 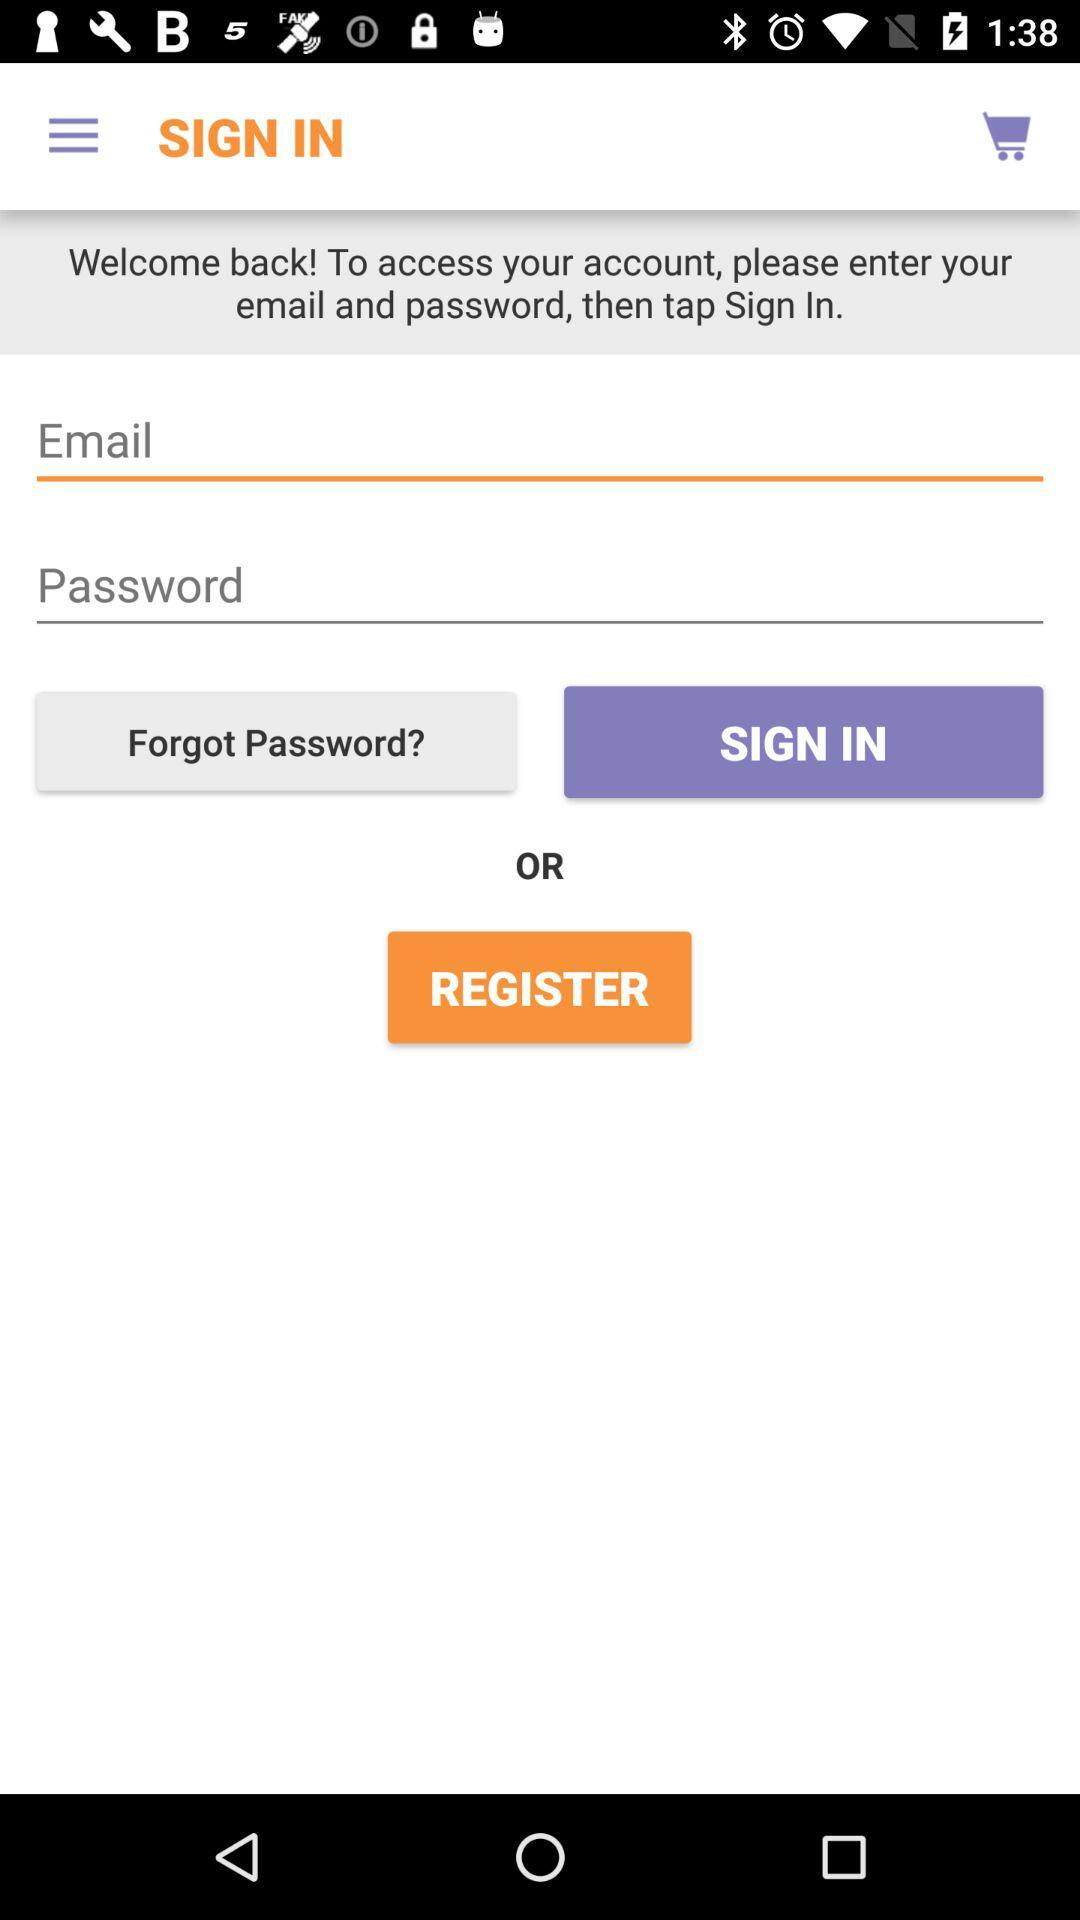 I want to click on item on the left, so click(x=276, y=740).